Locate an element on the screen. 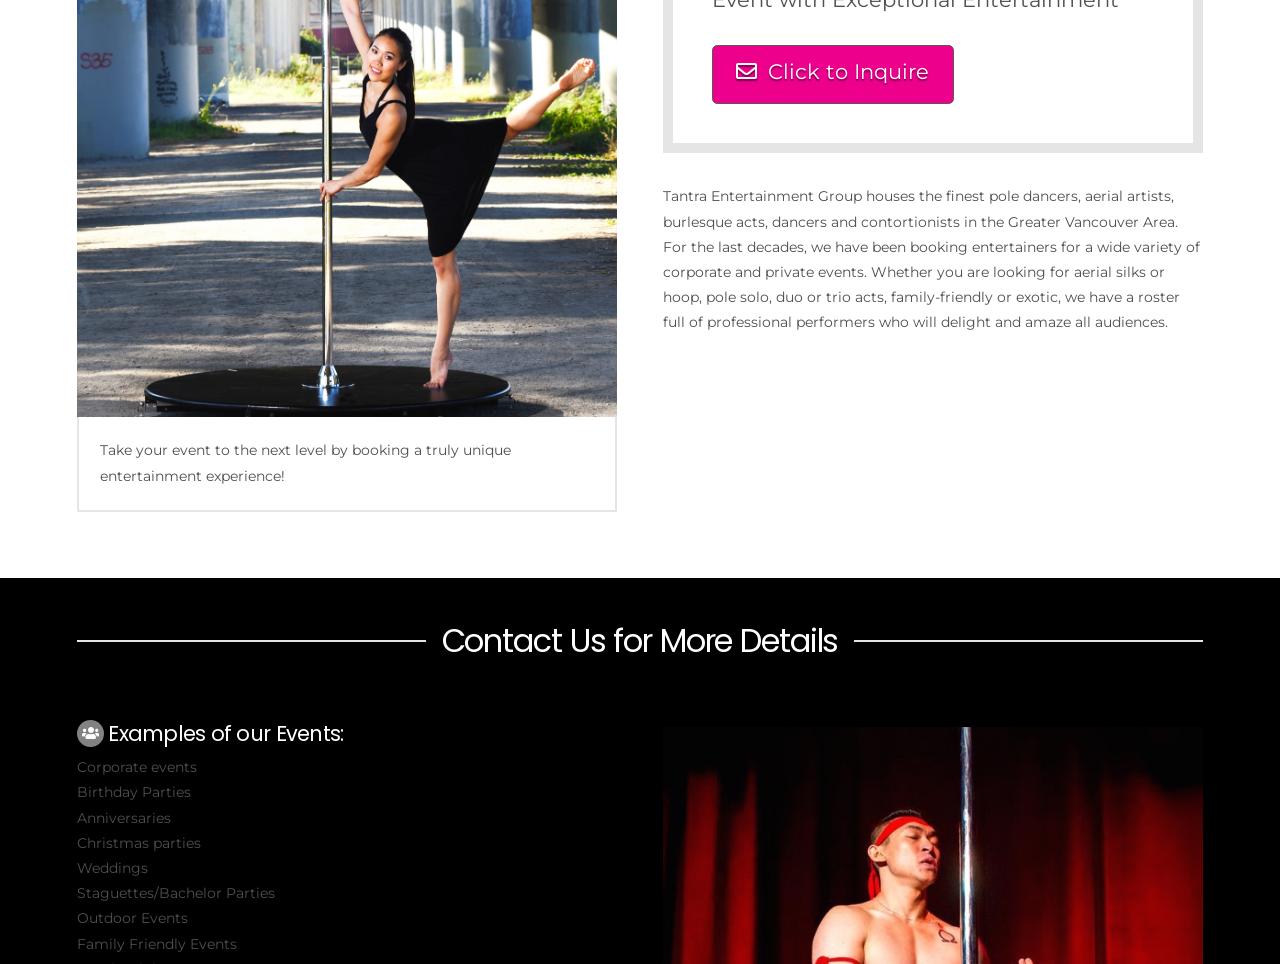 Image resolution: width=1280 pixels, height=964 pixels. 'Staguettes/Bachelor Parties' is located at coordinates (174, 891).